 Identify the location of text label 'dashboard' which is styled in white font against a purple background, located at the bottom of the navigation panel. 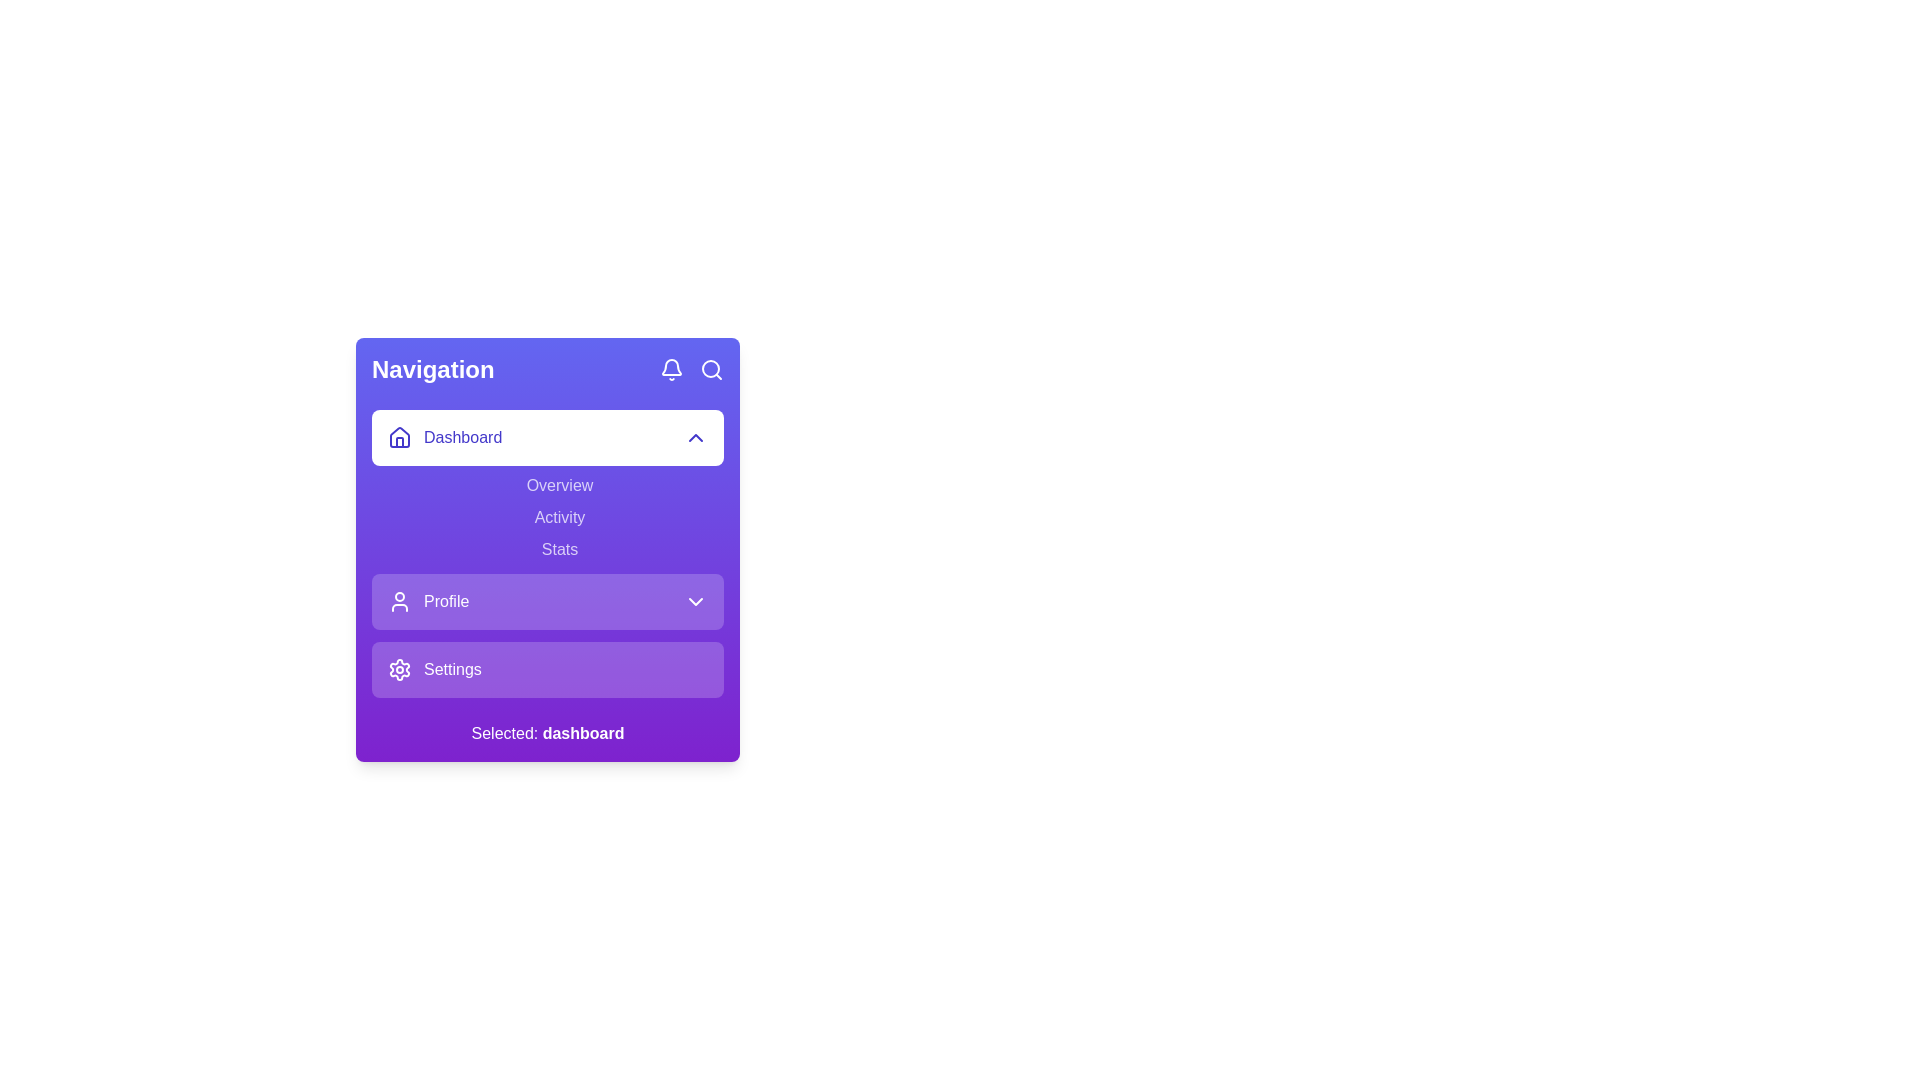
(582, 733).